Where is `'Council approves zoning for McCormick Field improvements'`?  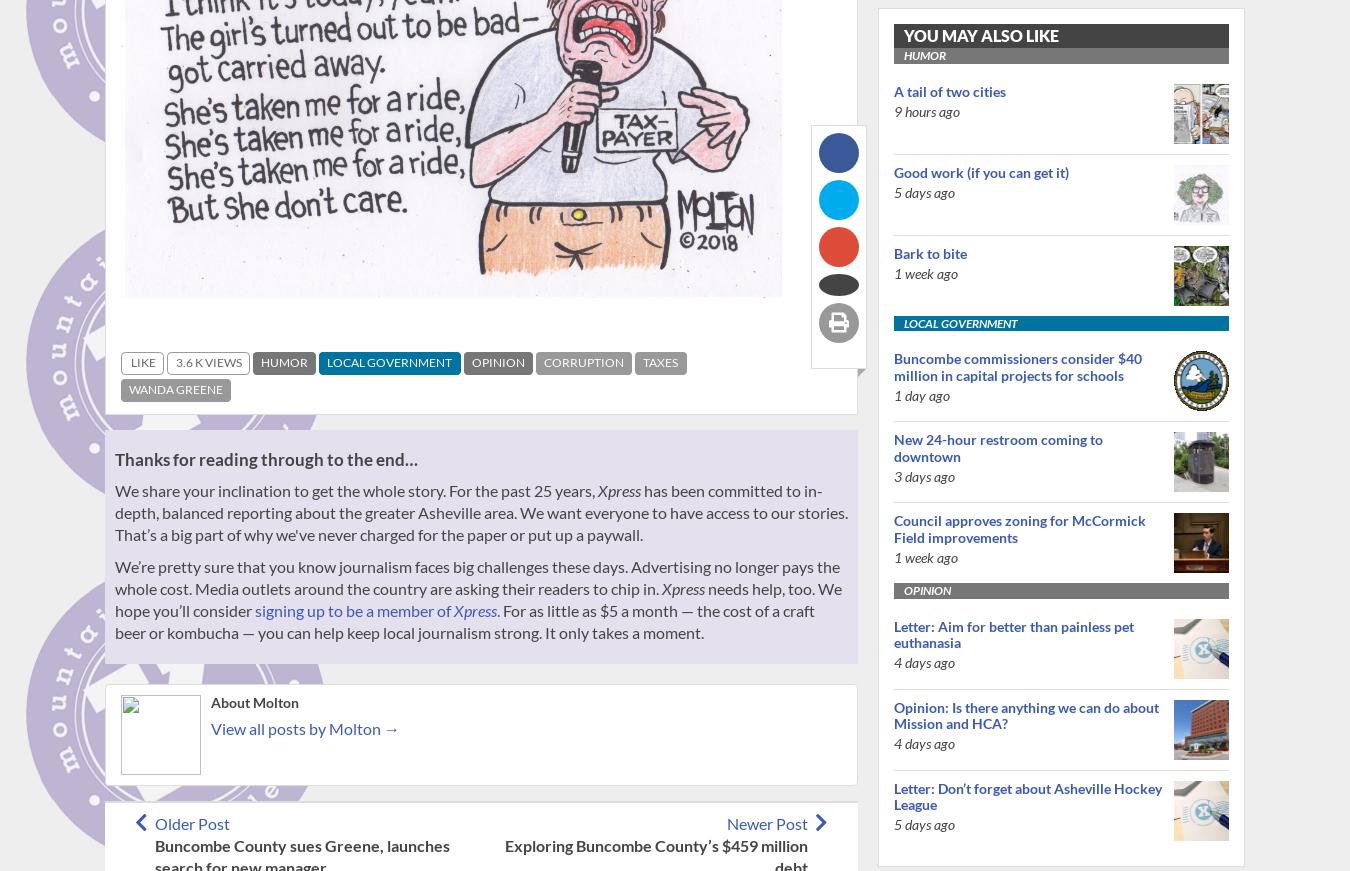
'Council approves zoning for McCormick Field improvements' is located at coordinates (1020, 528).